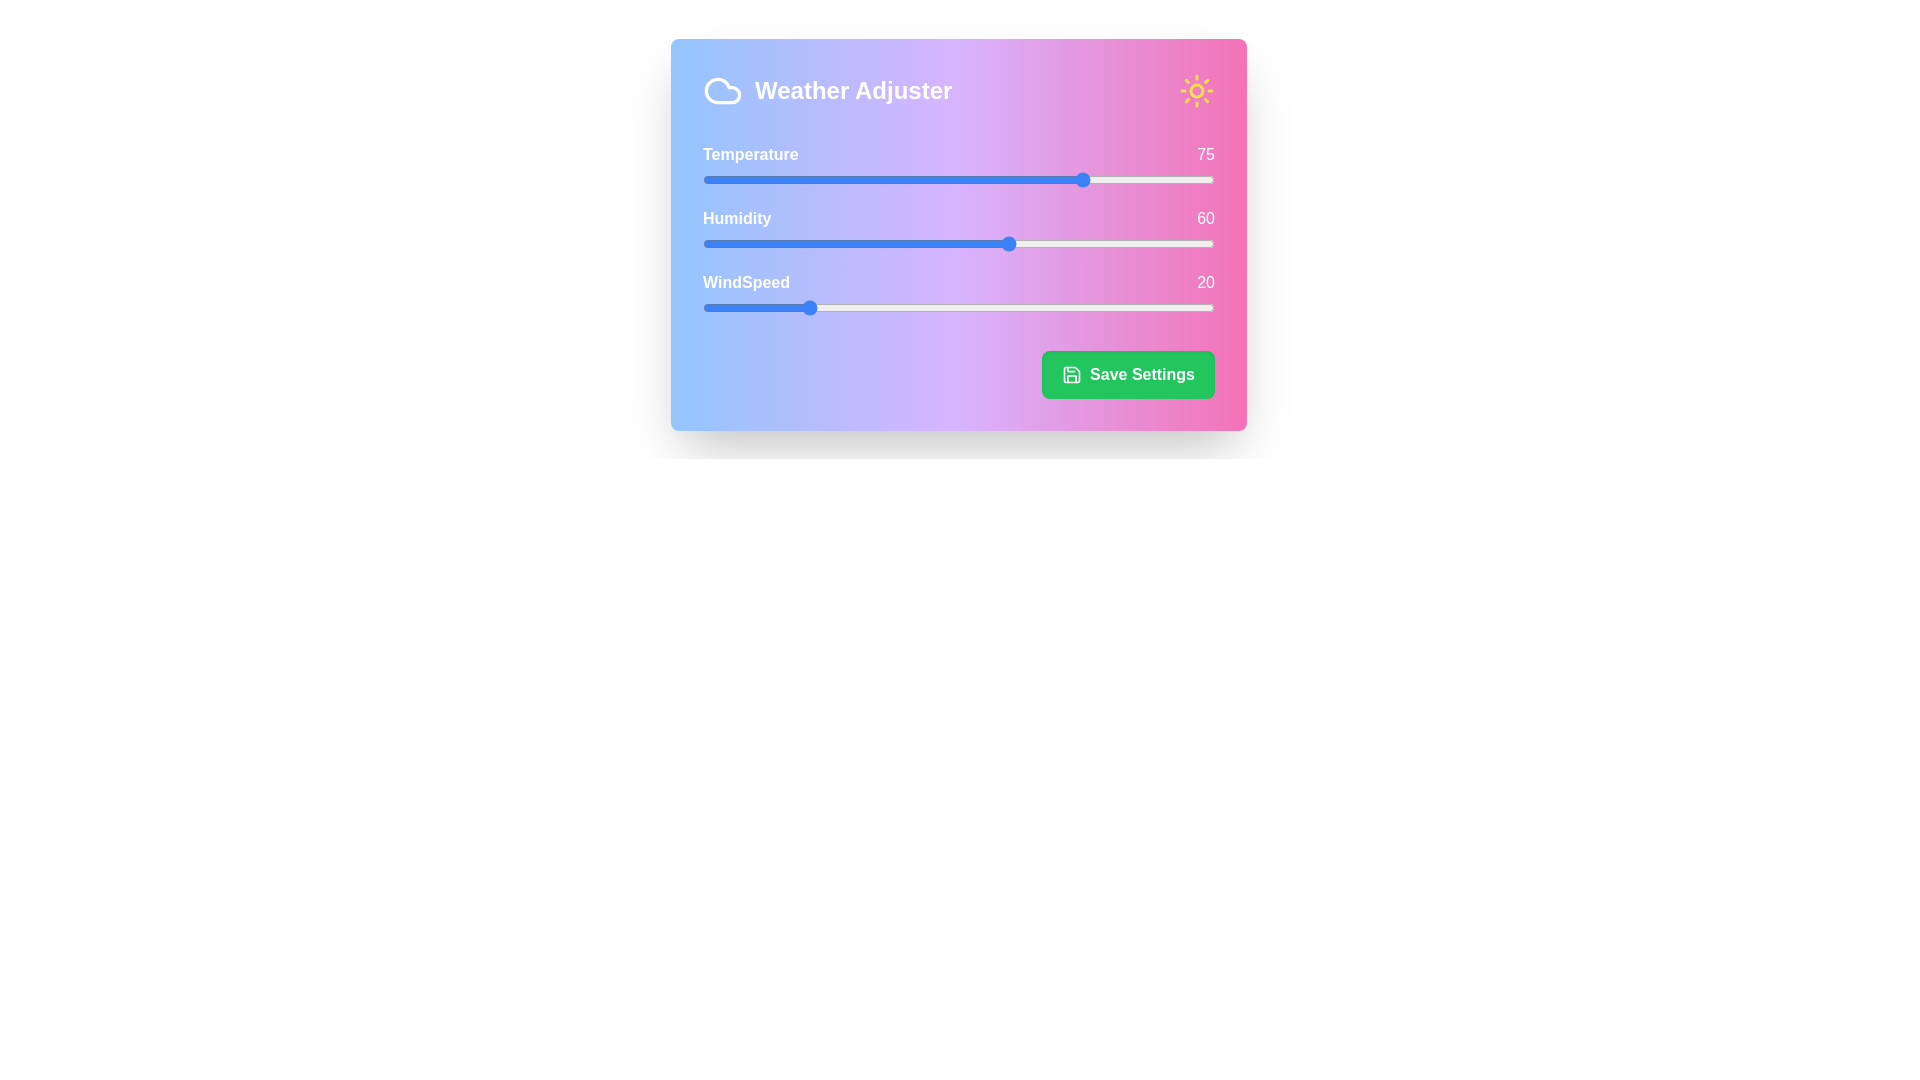 Image resolution: width=1920 pixels, height=1080 pixels. What do you see at coordinates (830, 308) in the screenshot?
I see `the wind speed` at bounding box center [830, 308].